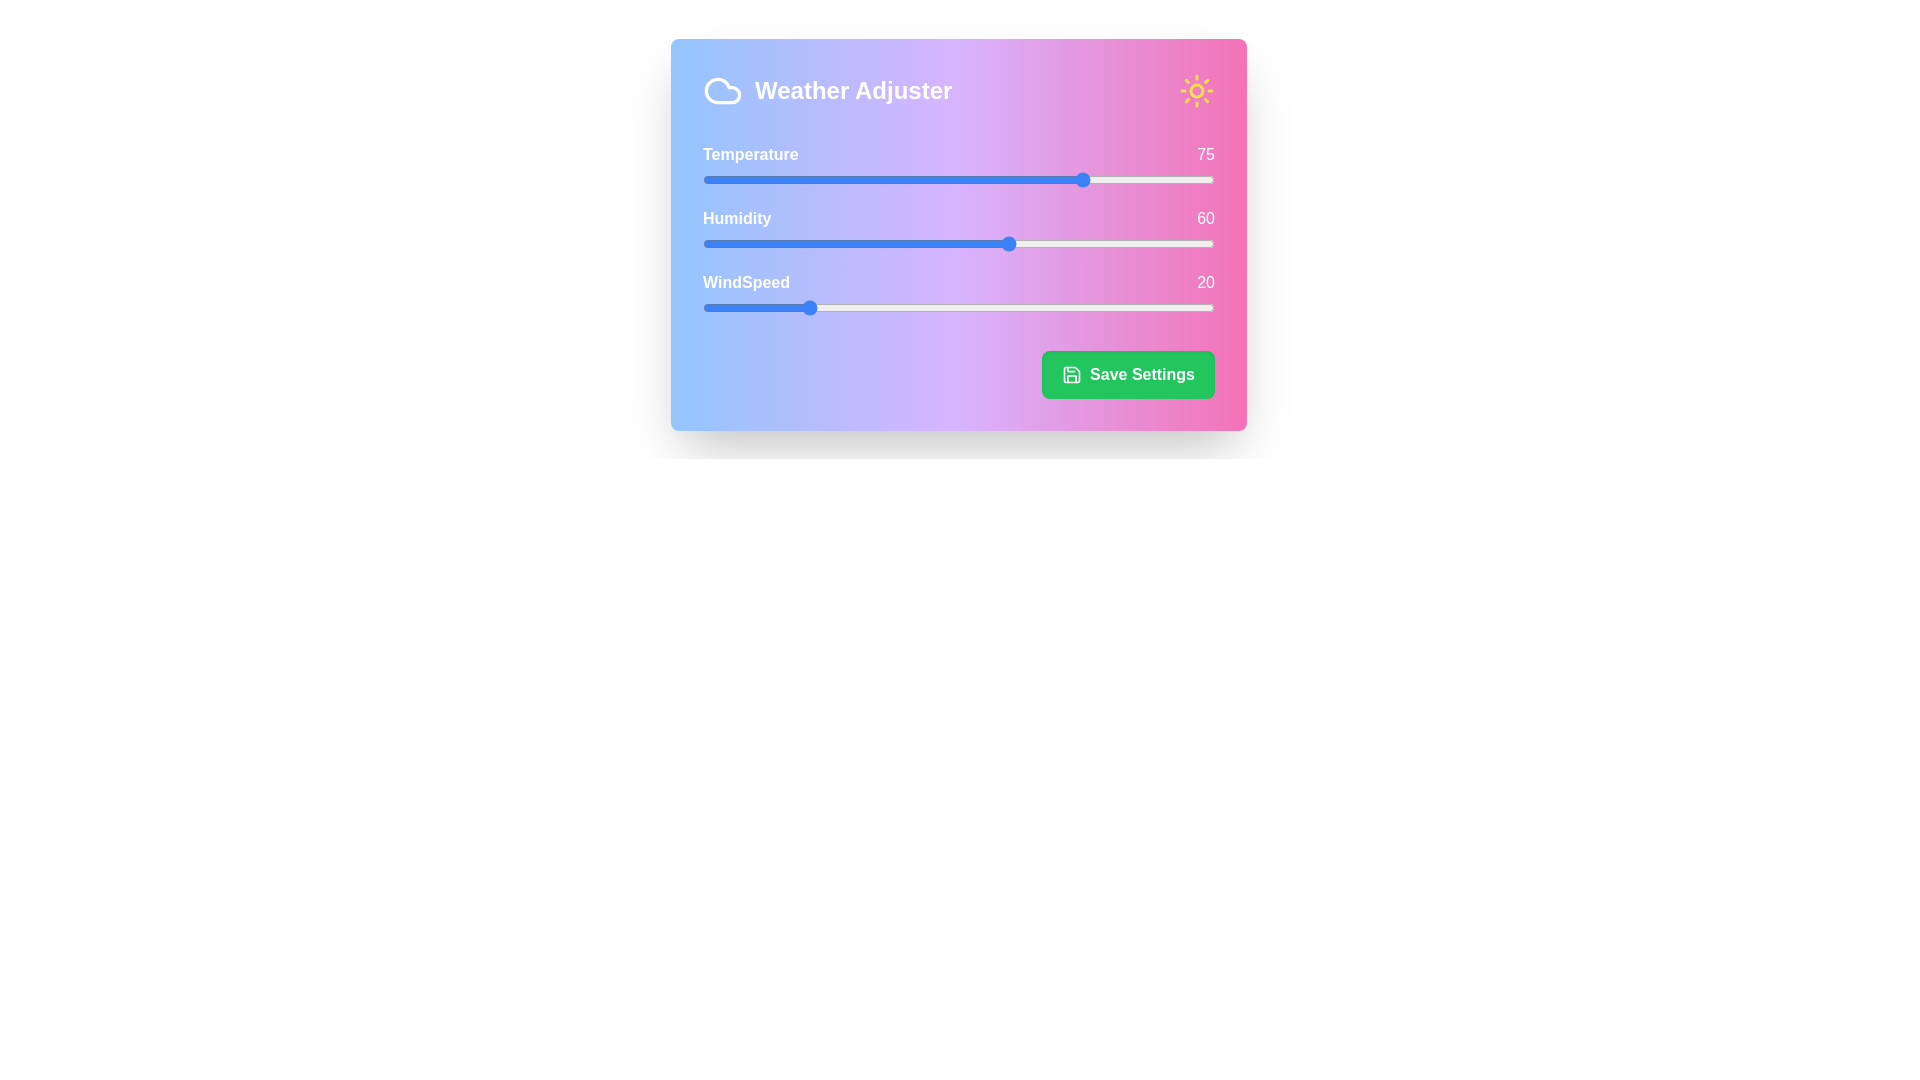 Image resolution: width=1920 pixels, height=1080 pixels. What do you see at coordinates (830, 308) in the screenshot?
I see `the wind speed` at bounding box center [830, 308].